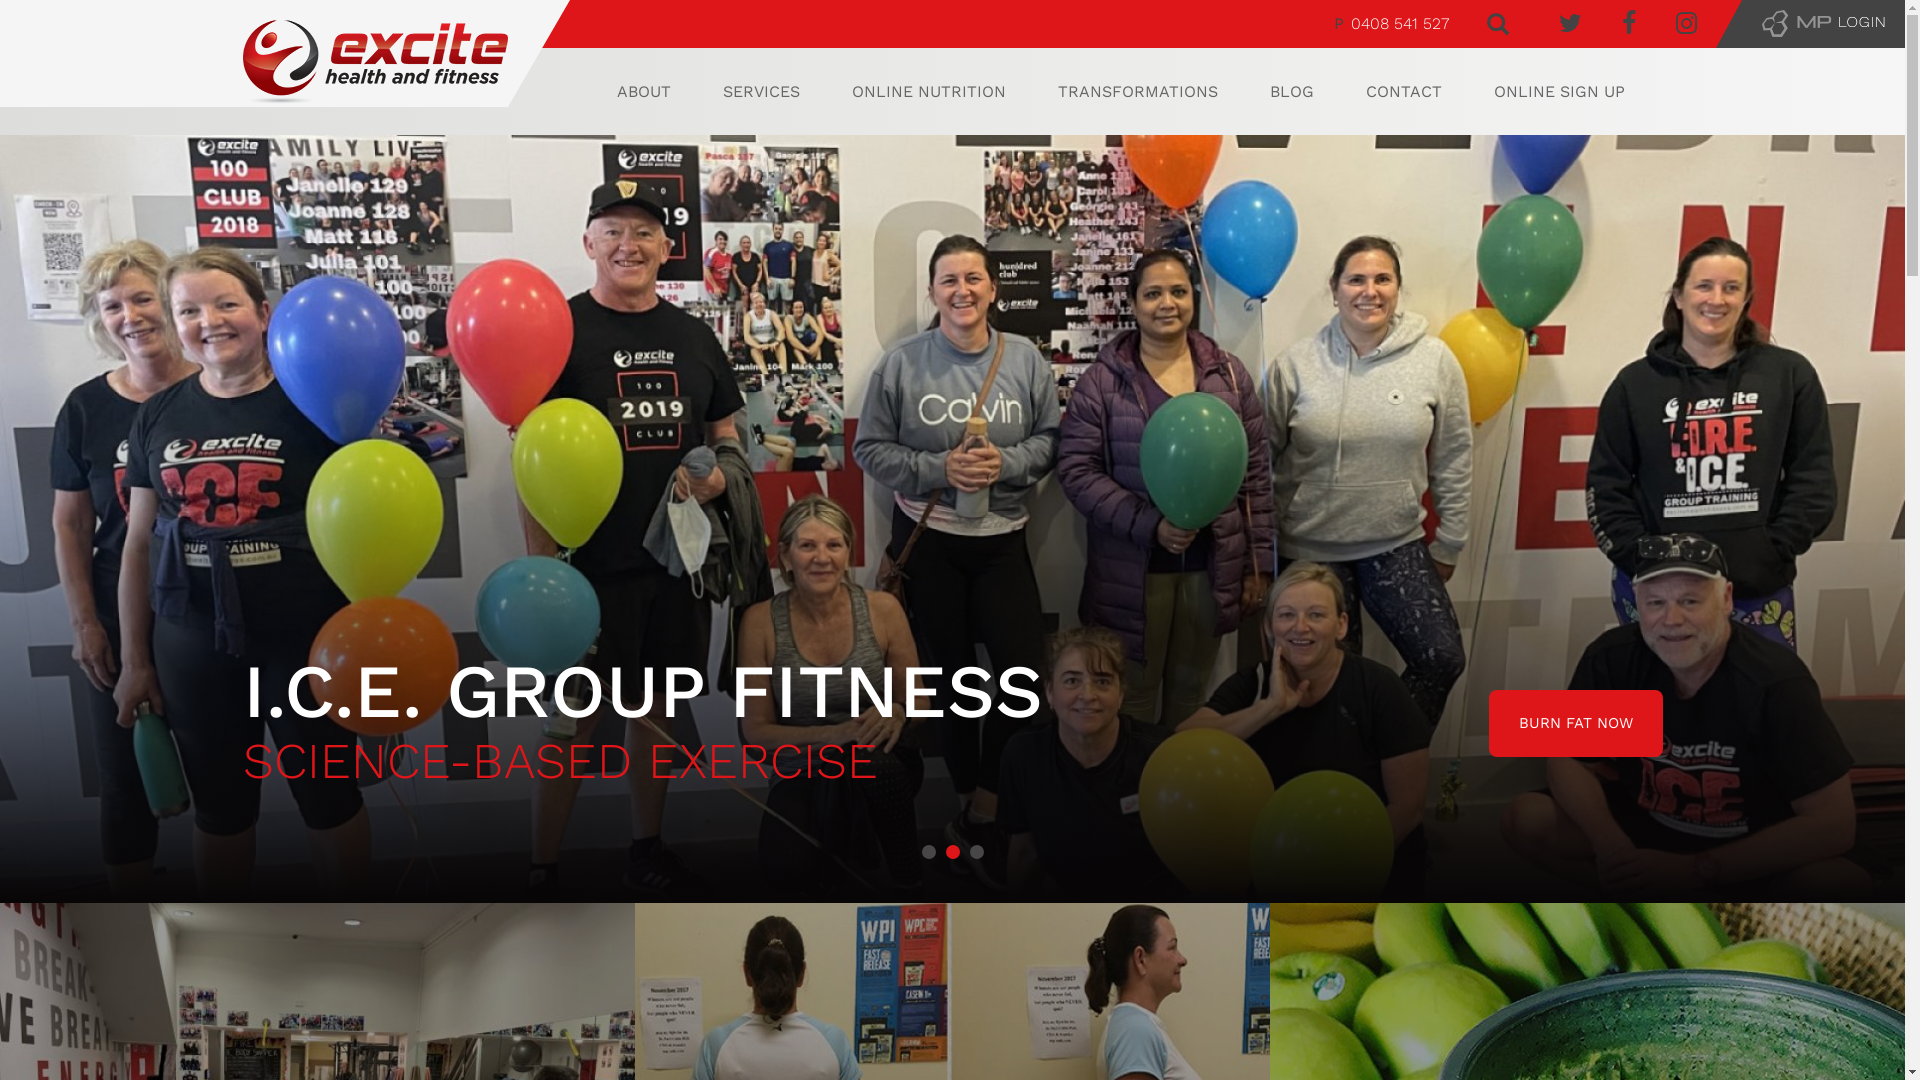 The height and width of the screenshot is (1080, 1920). I want to click on 'Stop', so click(1894, 911).